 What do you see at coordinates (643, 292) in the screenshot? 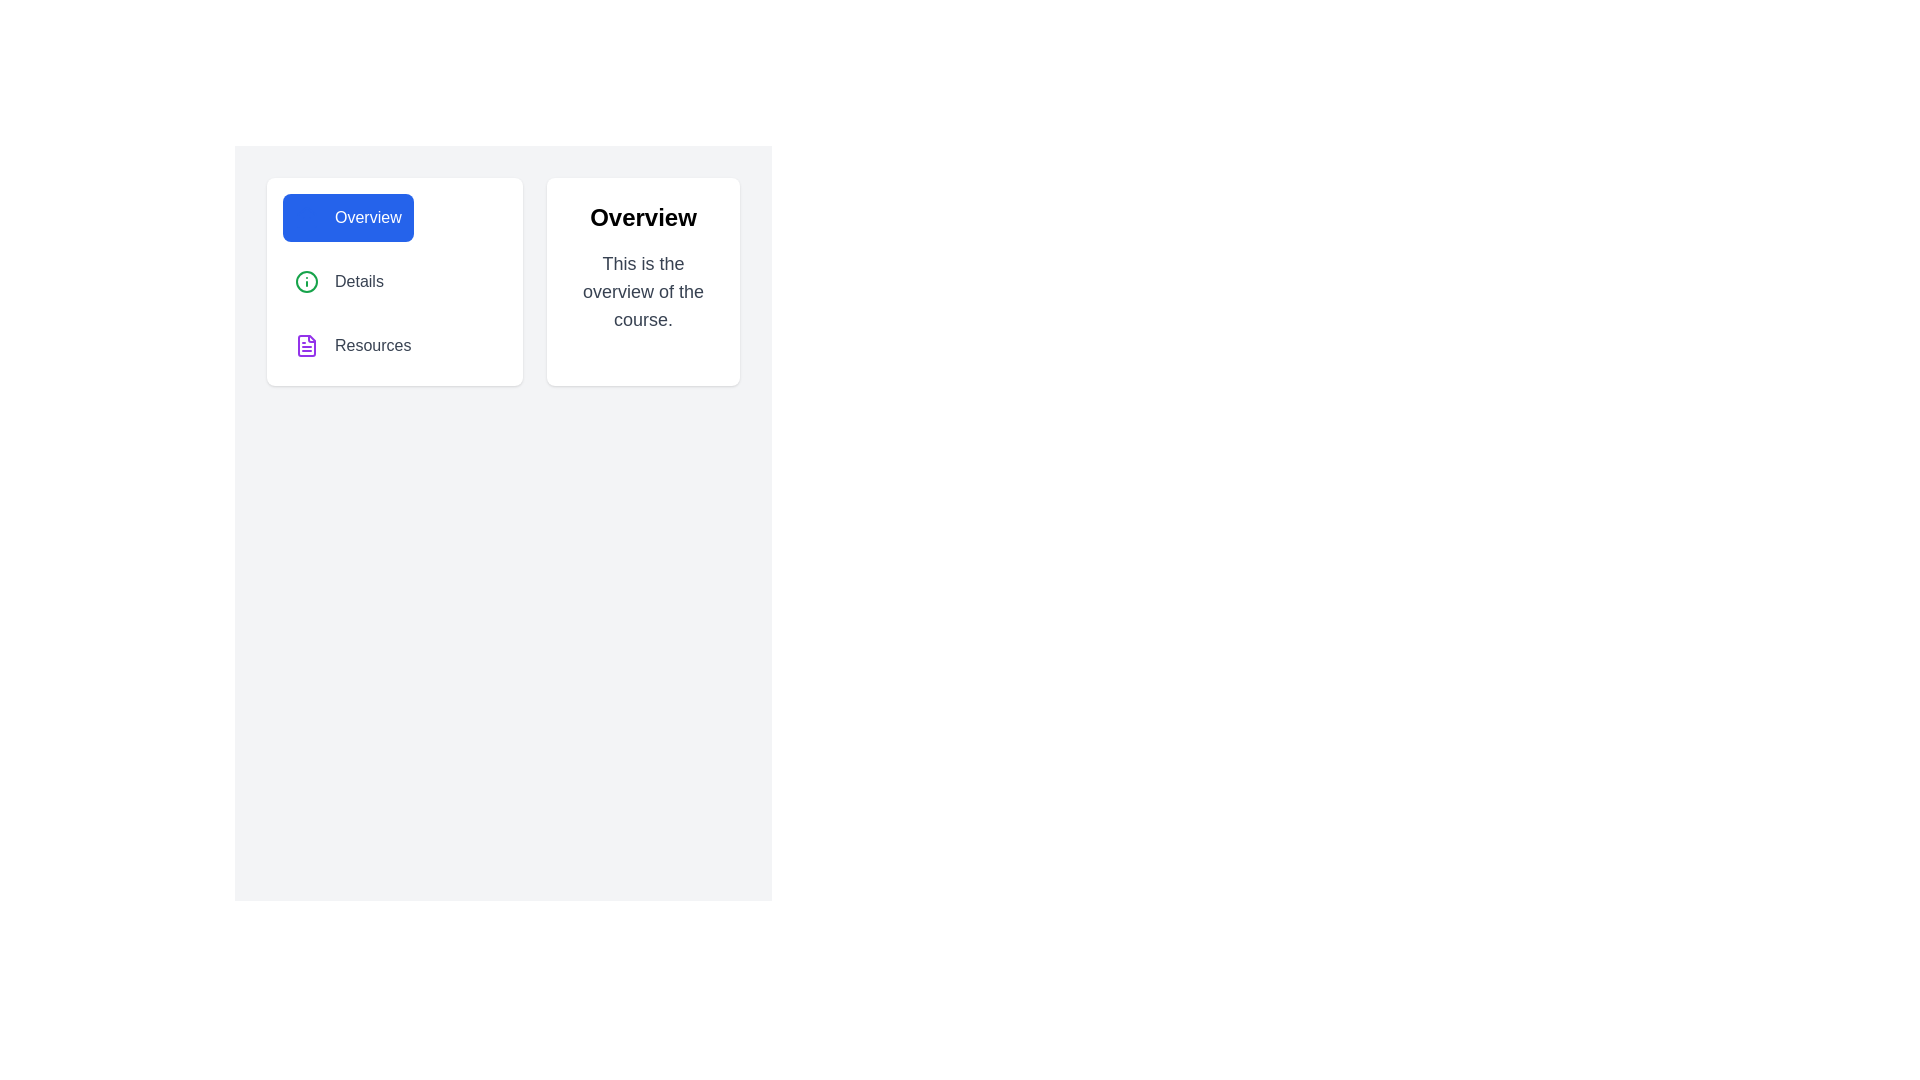
I see `the text label located in the upper-middle region of the rectangular card, immediately below the title 'Overview'` at bounding box center [643, 292].